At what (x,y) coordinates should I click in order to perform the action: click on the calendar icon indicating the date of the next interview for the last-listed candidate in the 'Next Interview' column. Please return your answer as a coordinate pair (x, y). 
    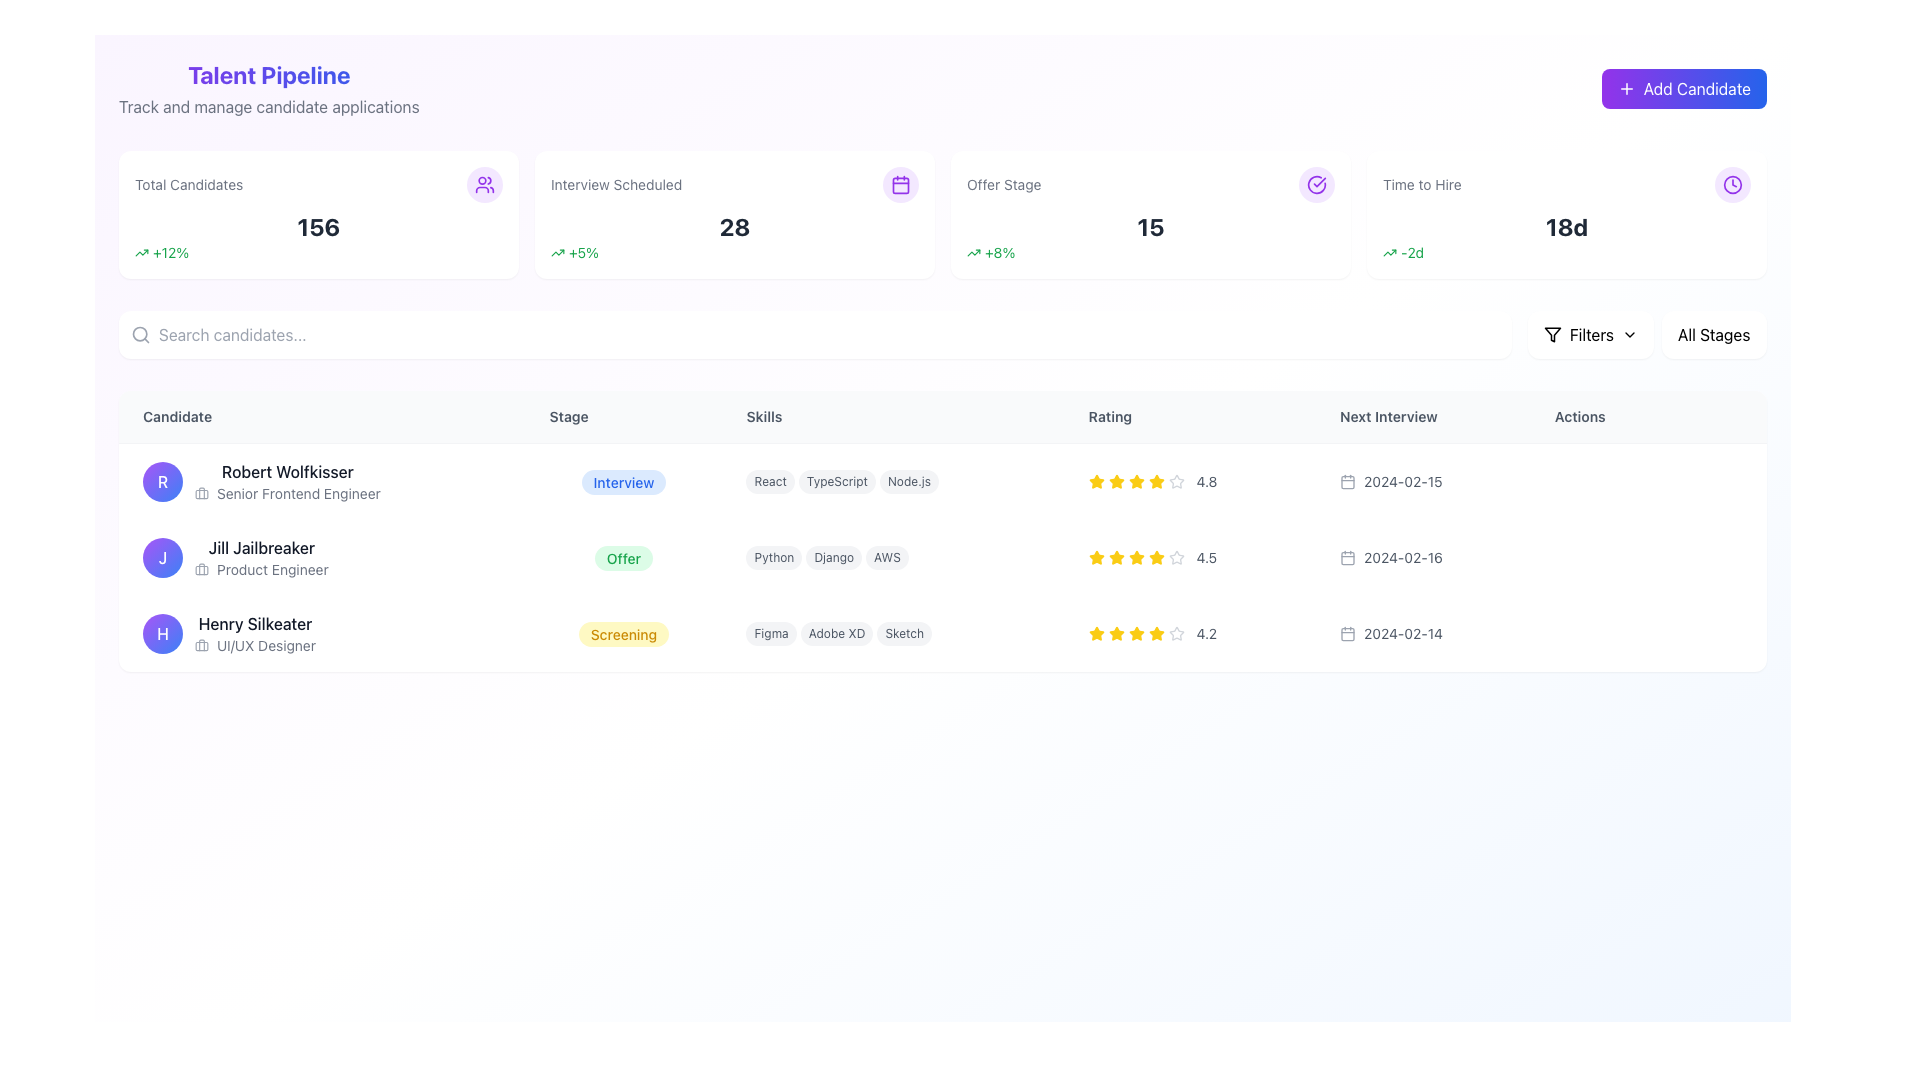
    Looking at the image, I should click on (1348, 633).